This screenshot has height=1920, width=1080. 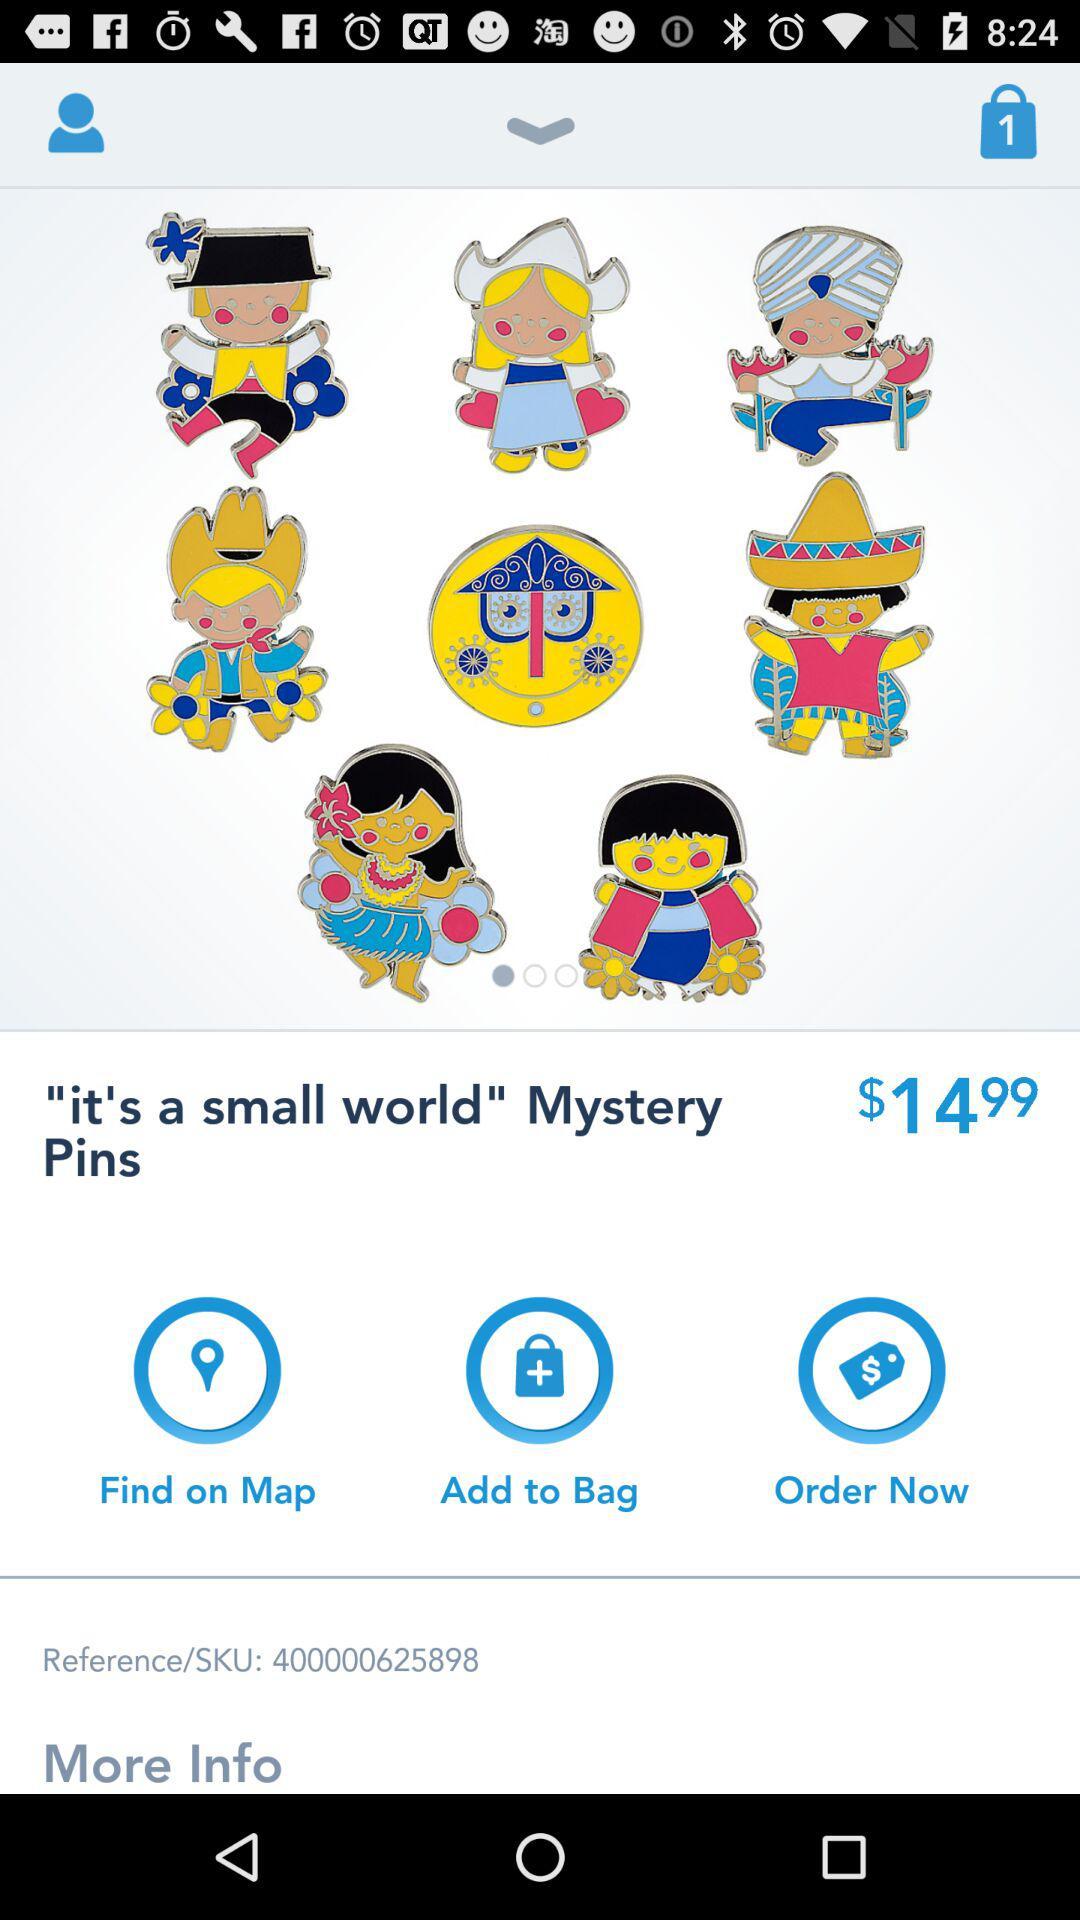 What do you see at coordinates (538, 1402) in the screenshot?
I see `the item to the left of the order now item` at bounding box center [538, 1402].